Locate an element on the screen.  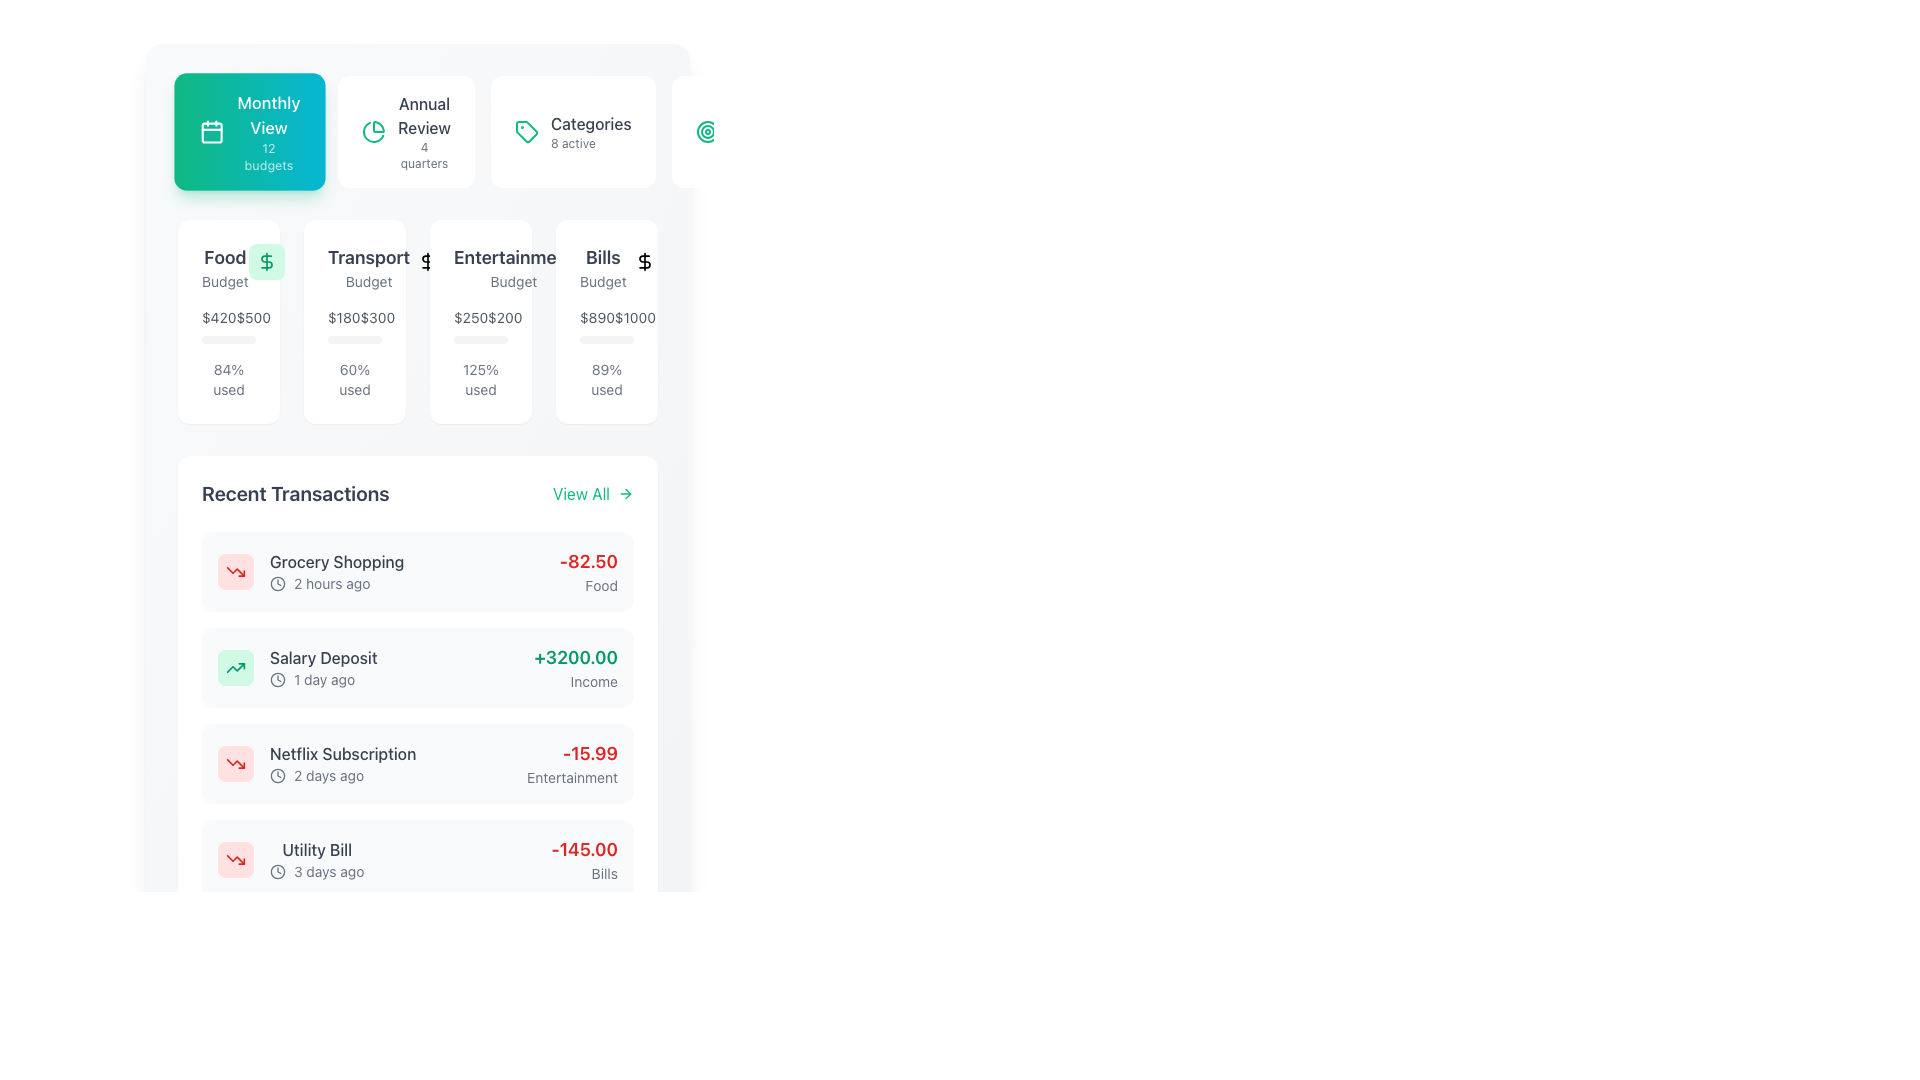
the bold, red-colored text displaying the value '-82.50' in the 'Recent Transactions' section, which is to the right of the 'Grocery Shopping' label is located at coordinates (587, 562).